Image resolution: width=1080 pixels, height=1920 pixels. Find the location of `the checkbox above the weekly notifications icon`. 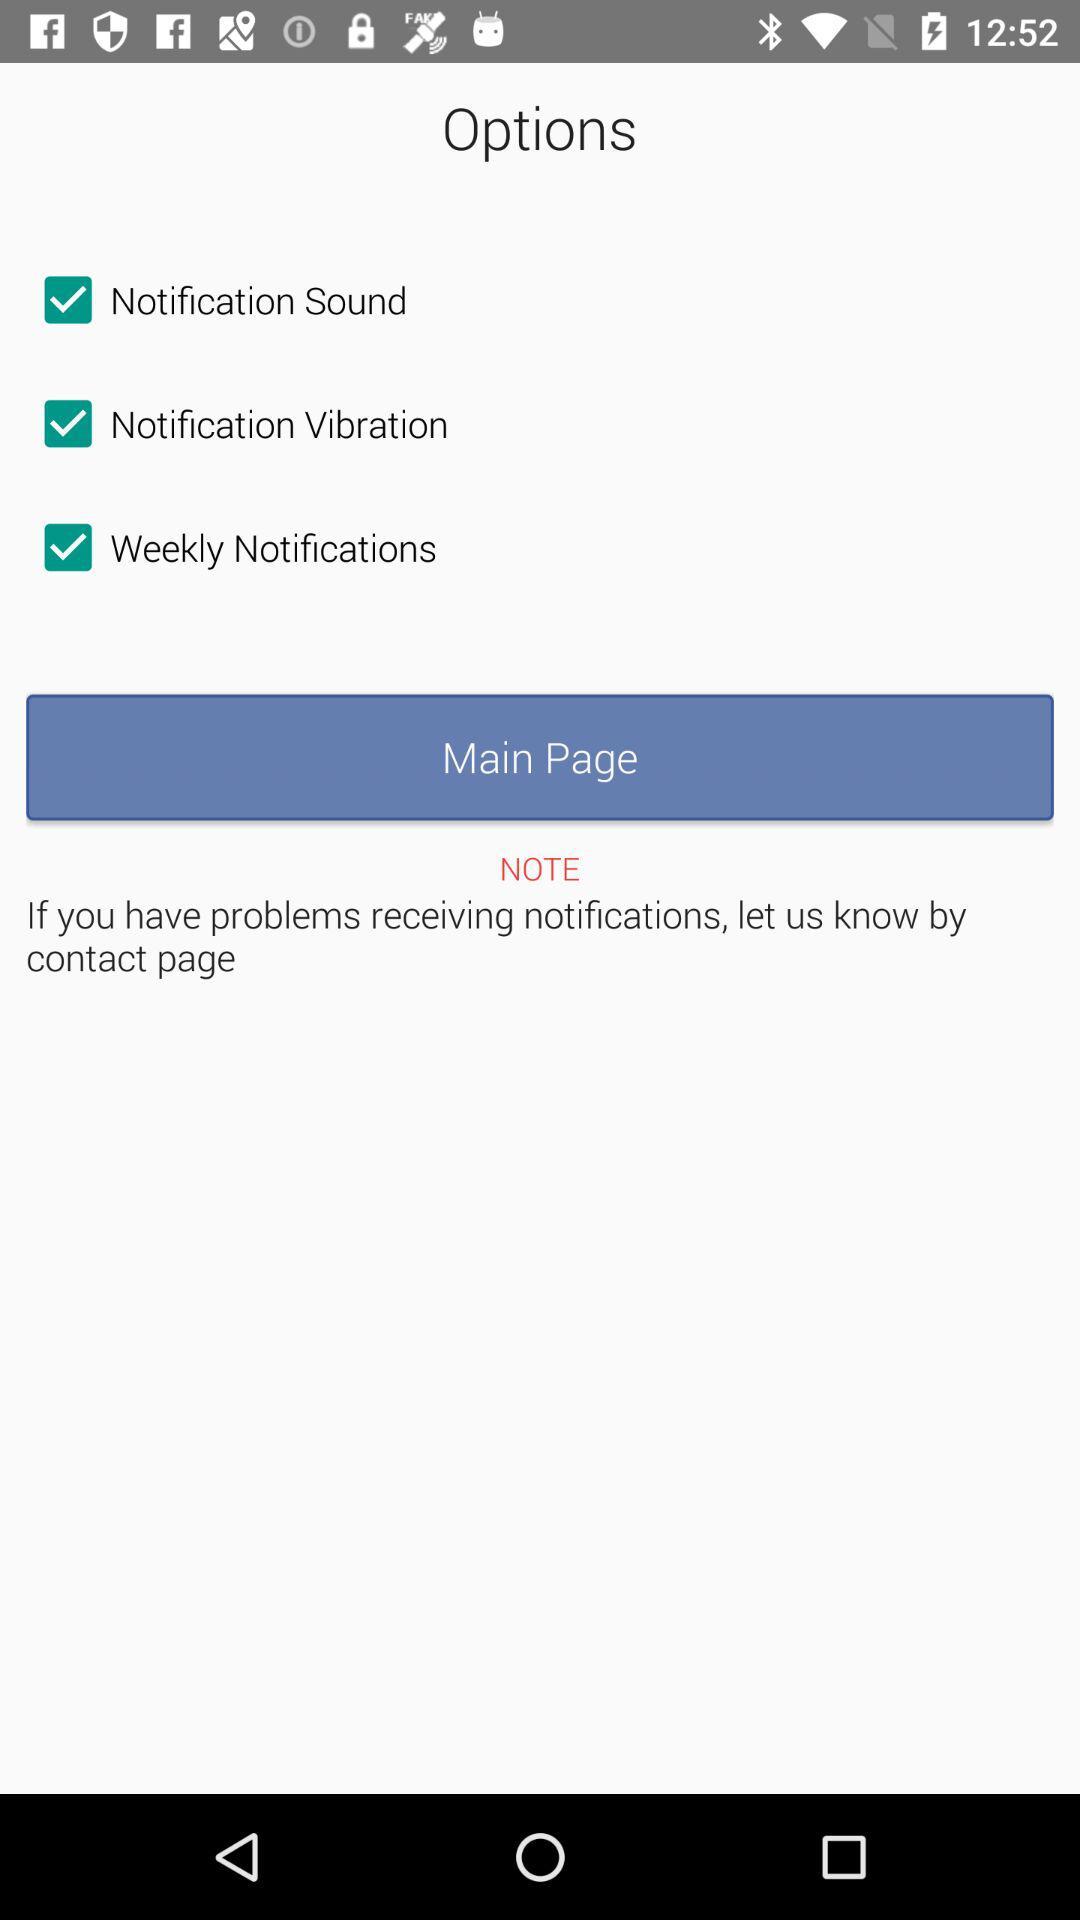

the checkbox above the weekly notifications icon is located at coordinates (236, 422).